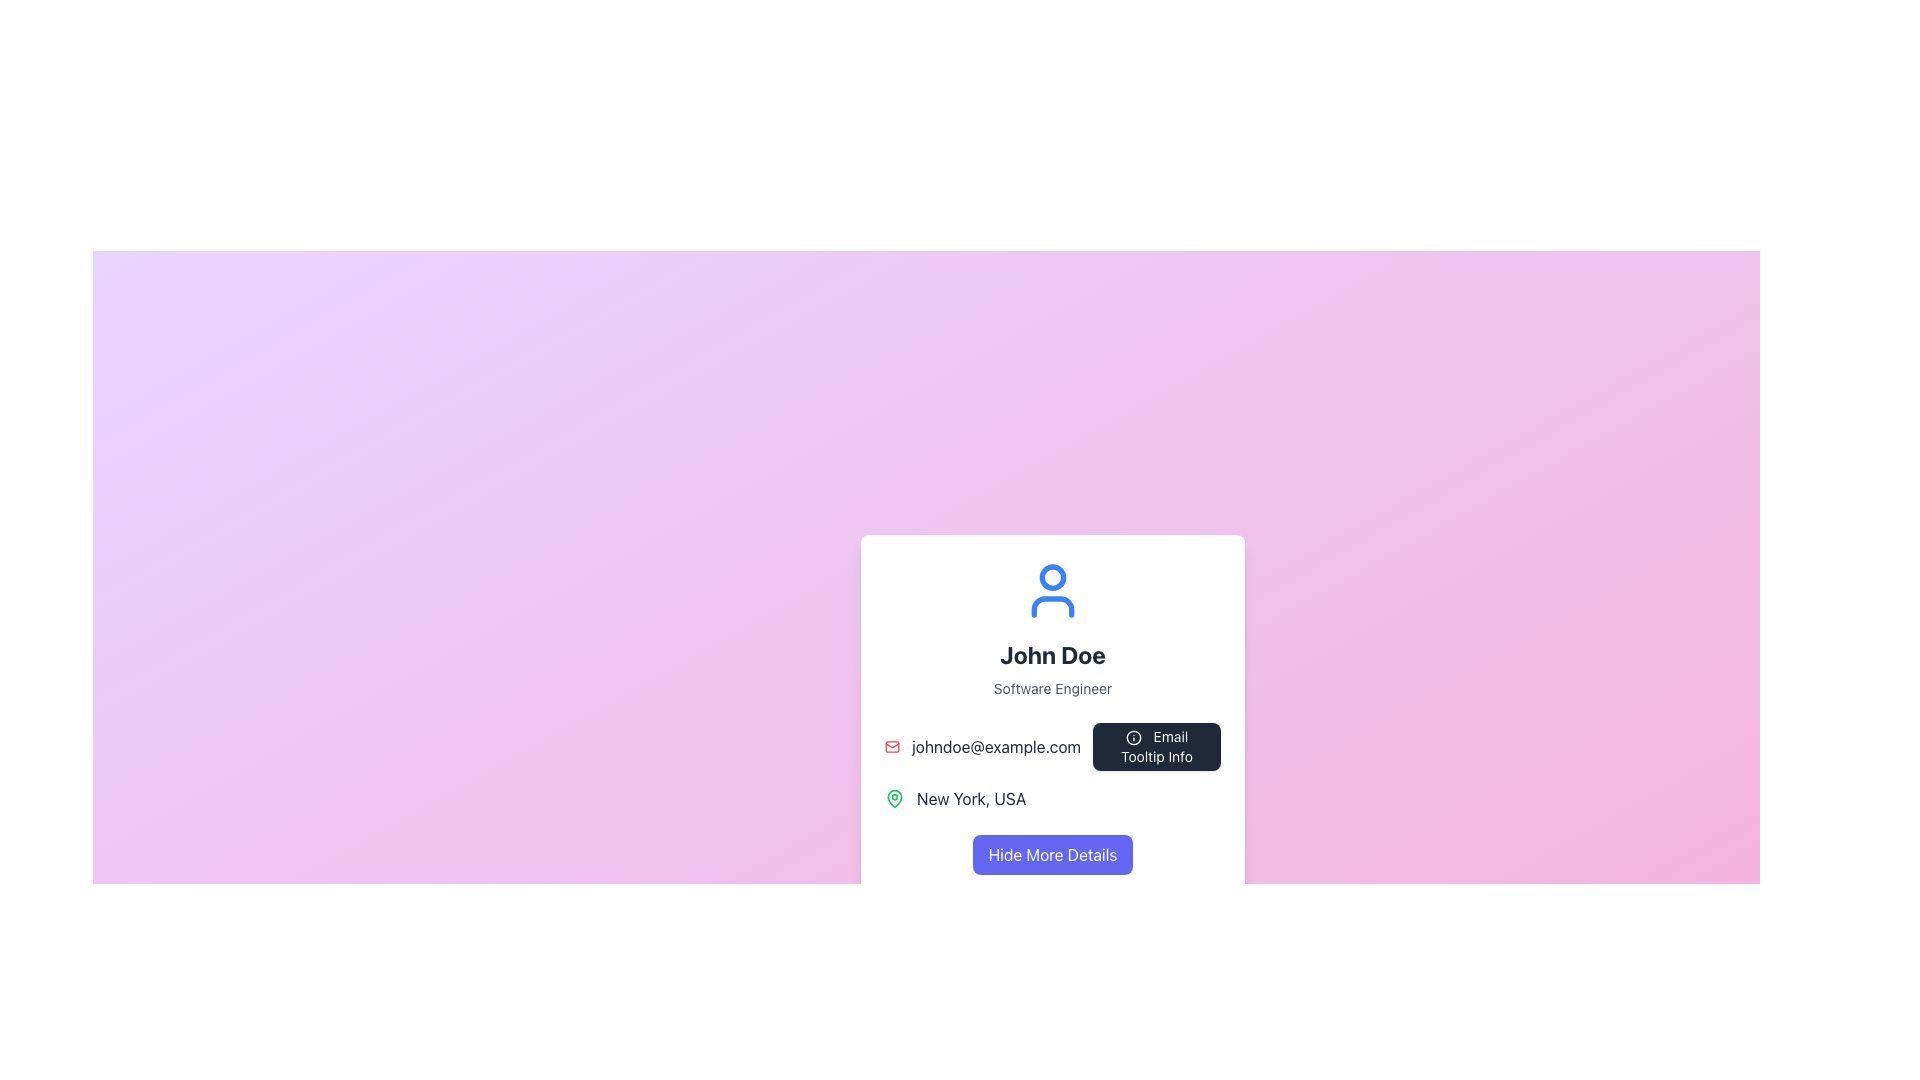 The image size is (1920, 1080). Describe the element at coordinates (996, 747) in the screenshot. I see `the static text displaying an email address, which is styled with a dark gray font and located within a card interface to the right of a small red mail icon` at that location.